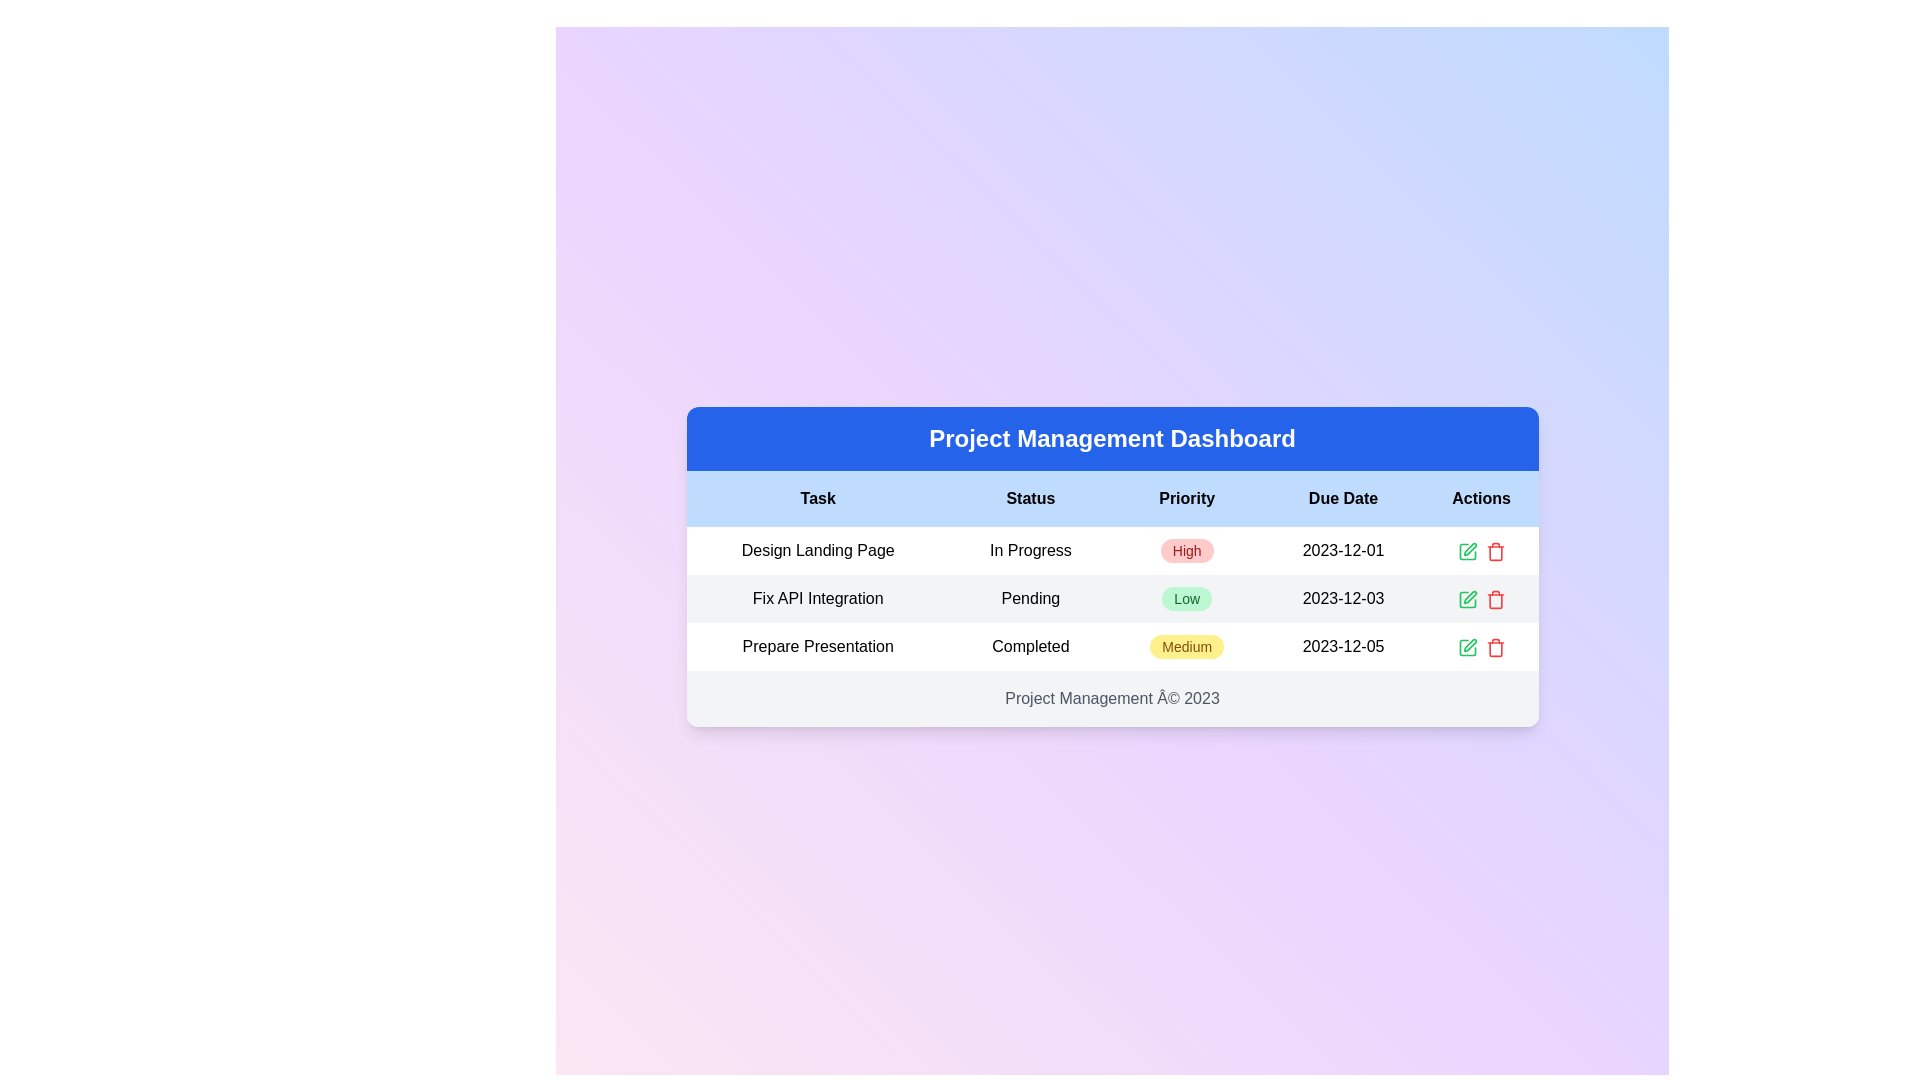  Describe the element at coordinates (1495, 551) in the screenshot. I see `the delete button located as the second action icon in the 'Actions' column of the row for 'Fix API Integration'` at that location.